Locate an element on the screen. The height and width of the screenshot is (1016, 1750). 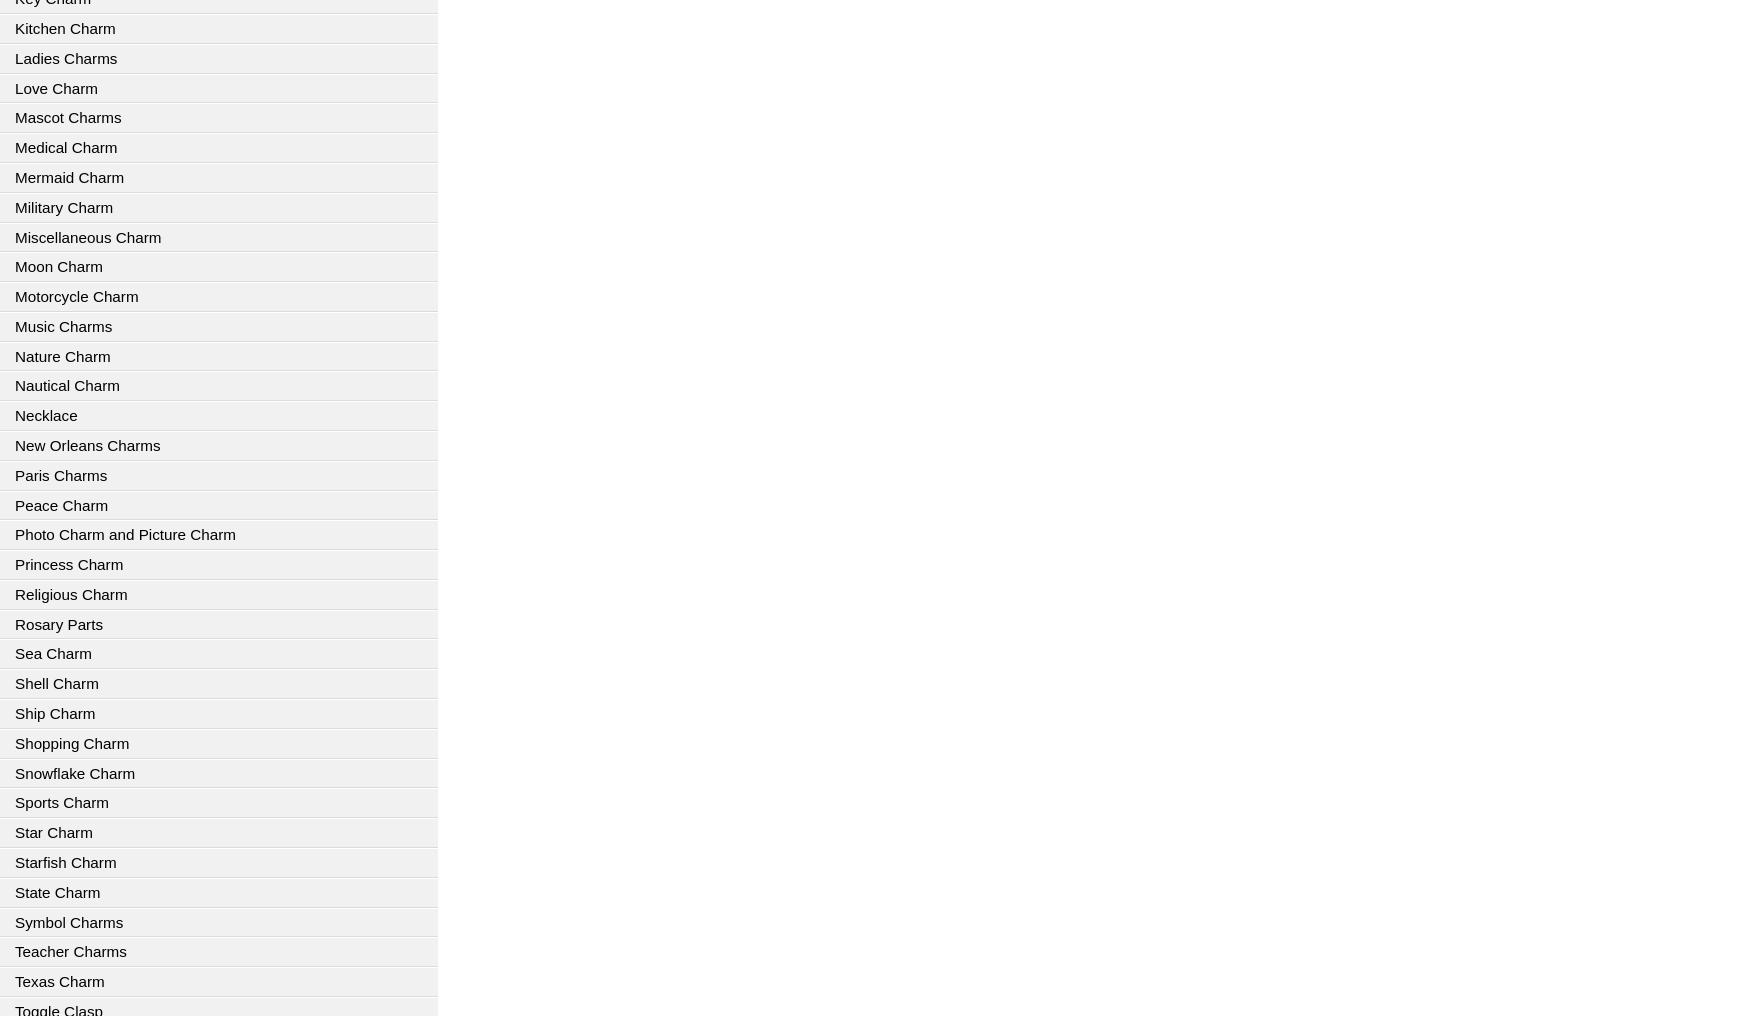
'Paris Charms' is located at coordinates (60, 474).